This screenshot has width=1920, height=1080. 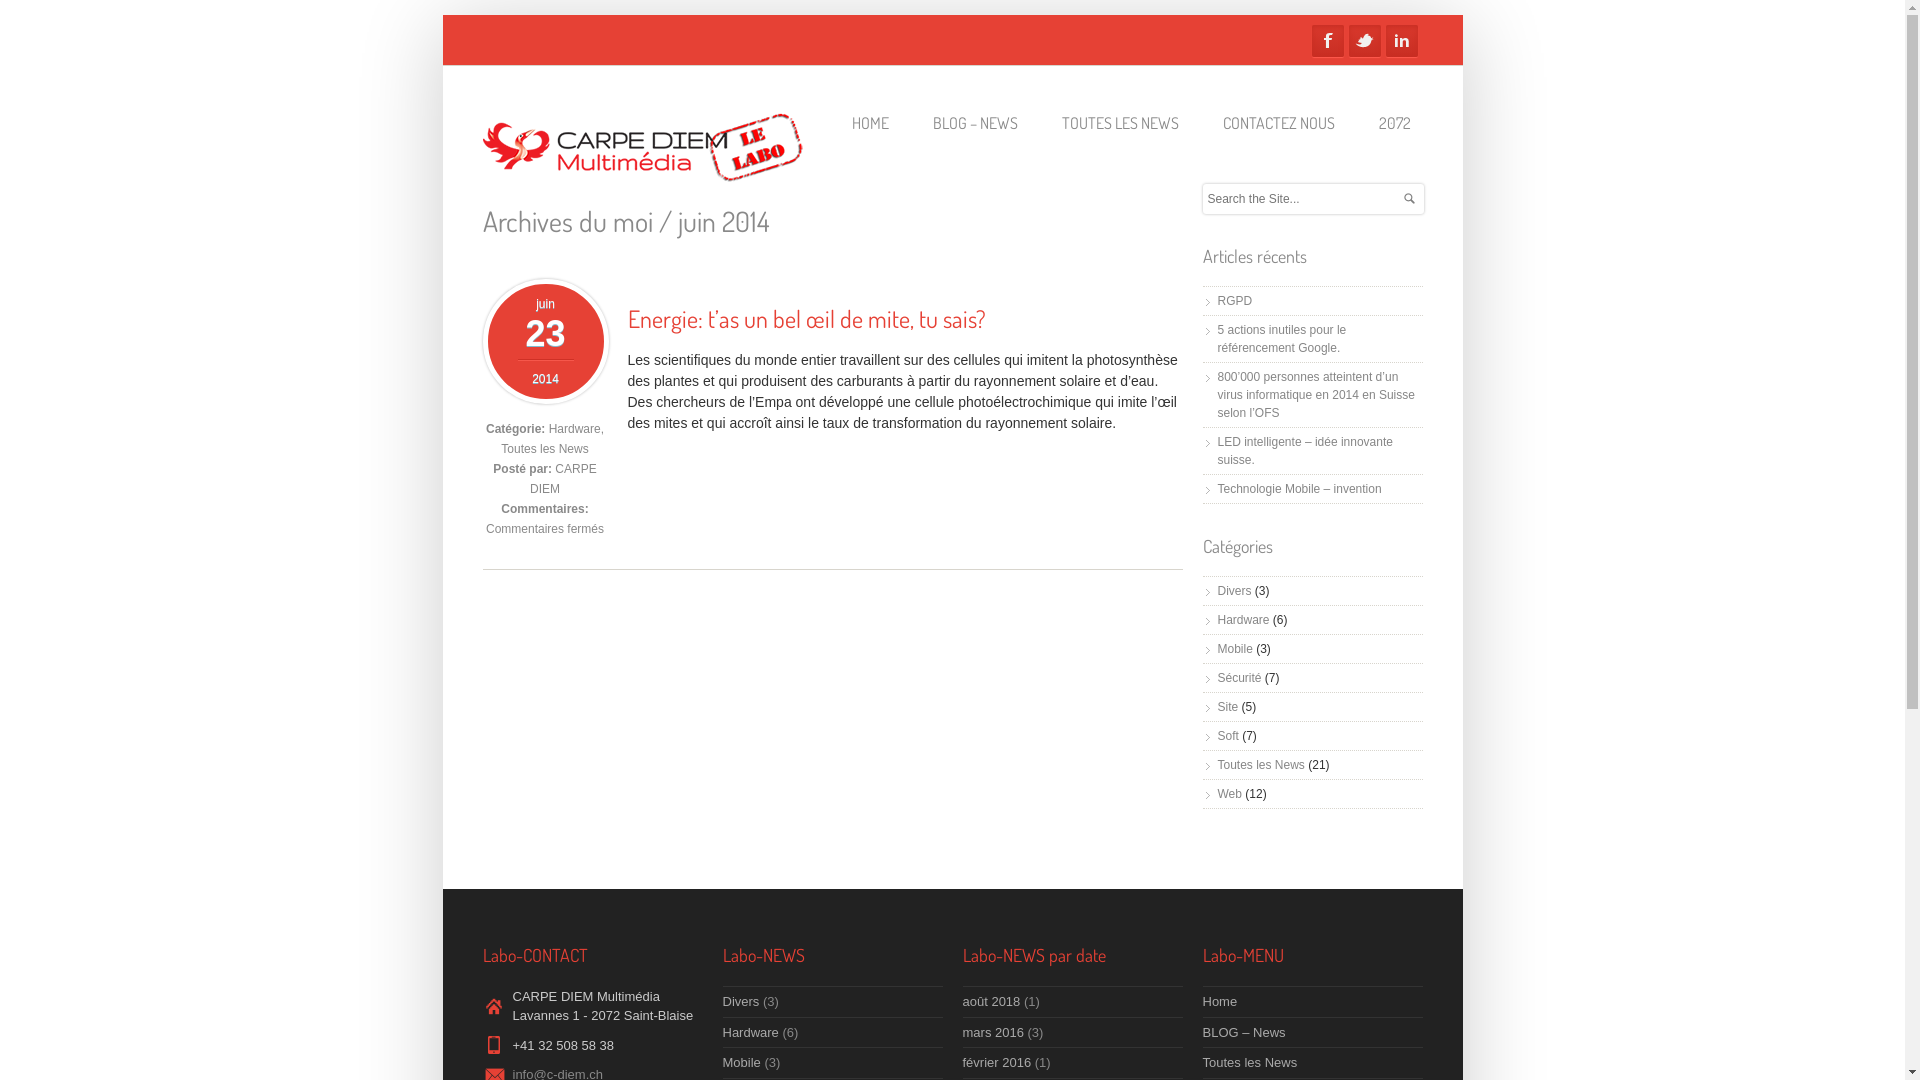 I want to click on 'CONTACTEZ NOUS', so click(x=1276, y=124).